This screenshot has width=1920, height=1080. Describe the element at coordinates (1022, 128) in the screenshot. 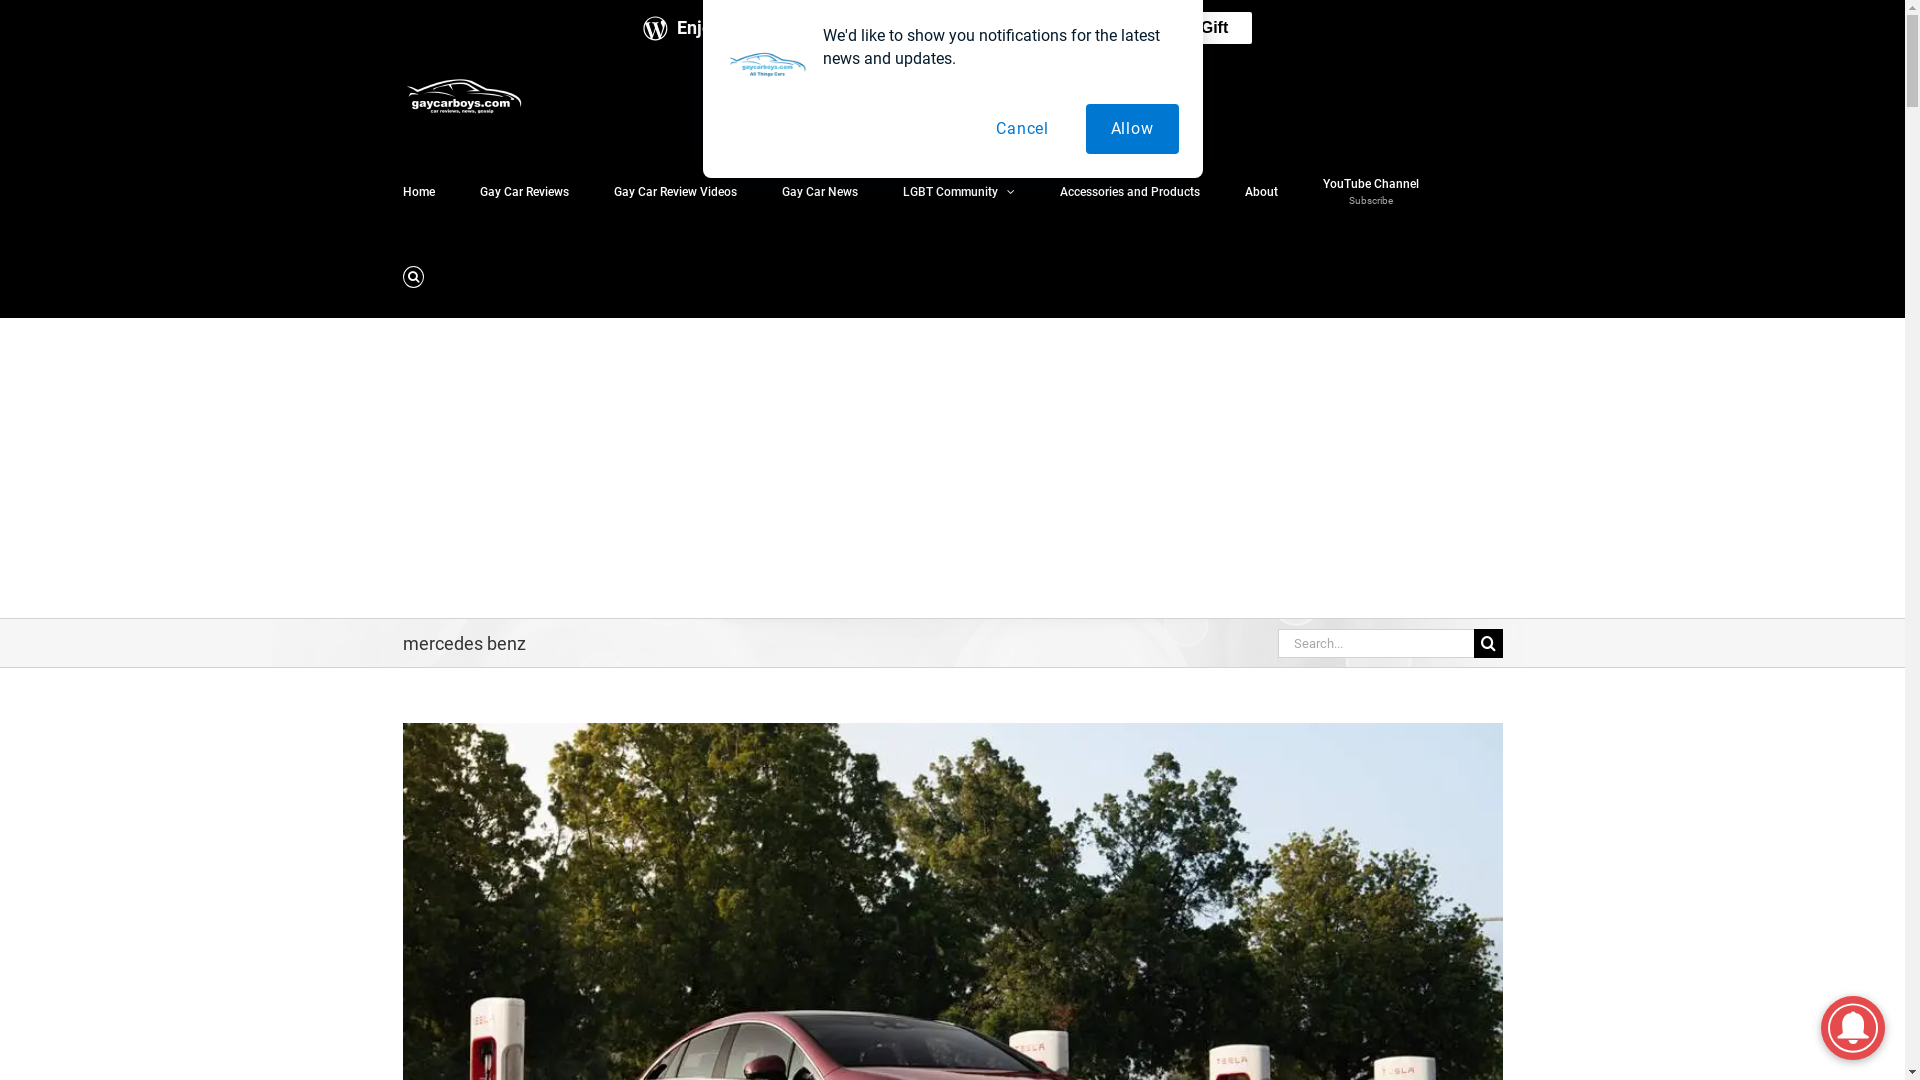

I see `'Cancel'` at that location.